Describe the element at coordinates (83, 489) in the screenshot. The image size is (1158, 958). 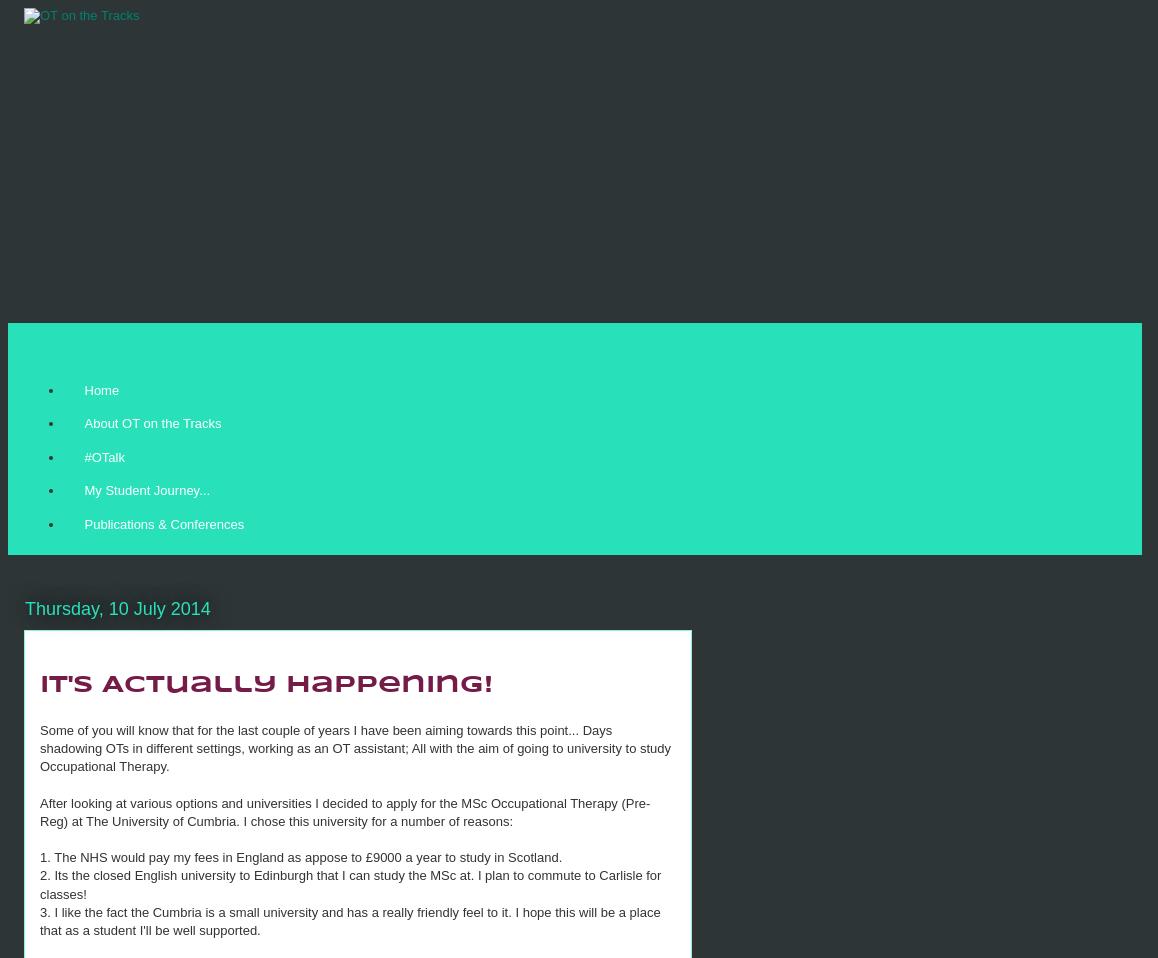
I see `'My Student Journey...'` at that location.